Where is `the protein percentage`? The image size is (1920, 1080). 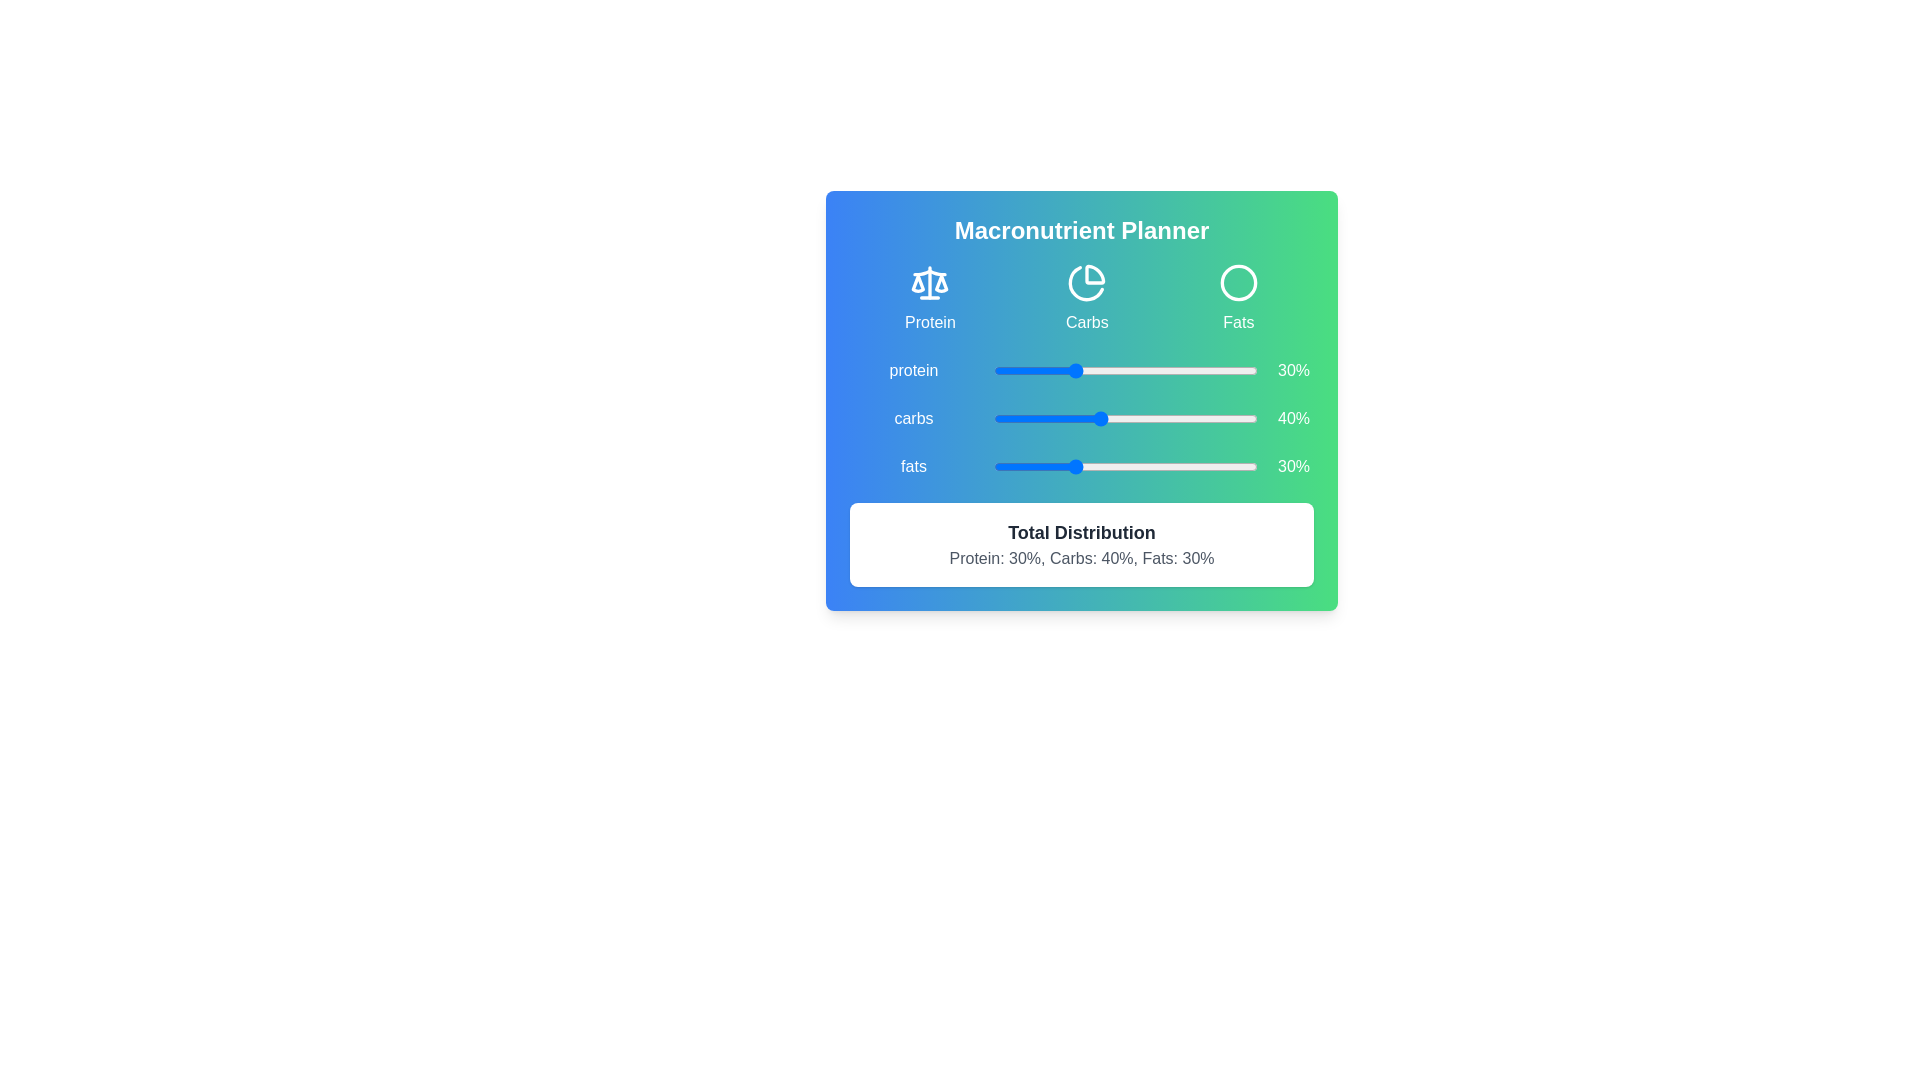
the protein percentage is located at coordinates (1031, 370).